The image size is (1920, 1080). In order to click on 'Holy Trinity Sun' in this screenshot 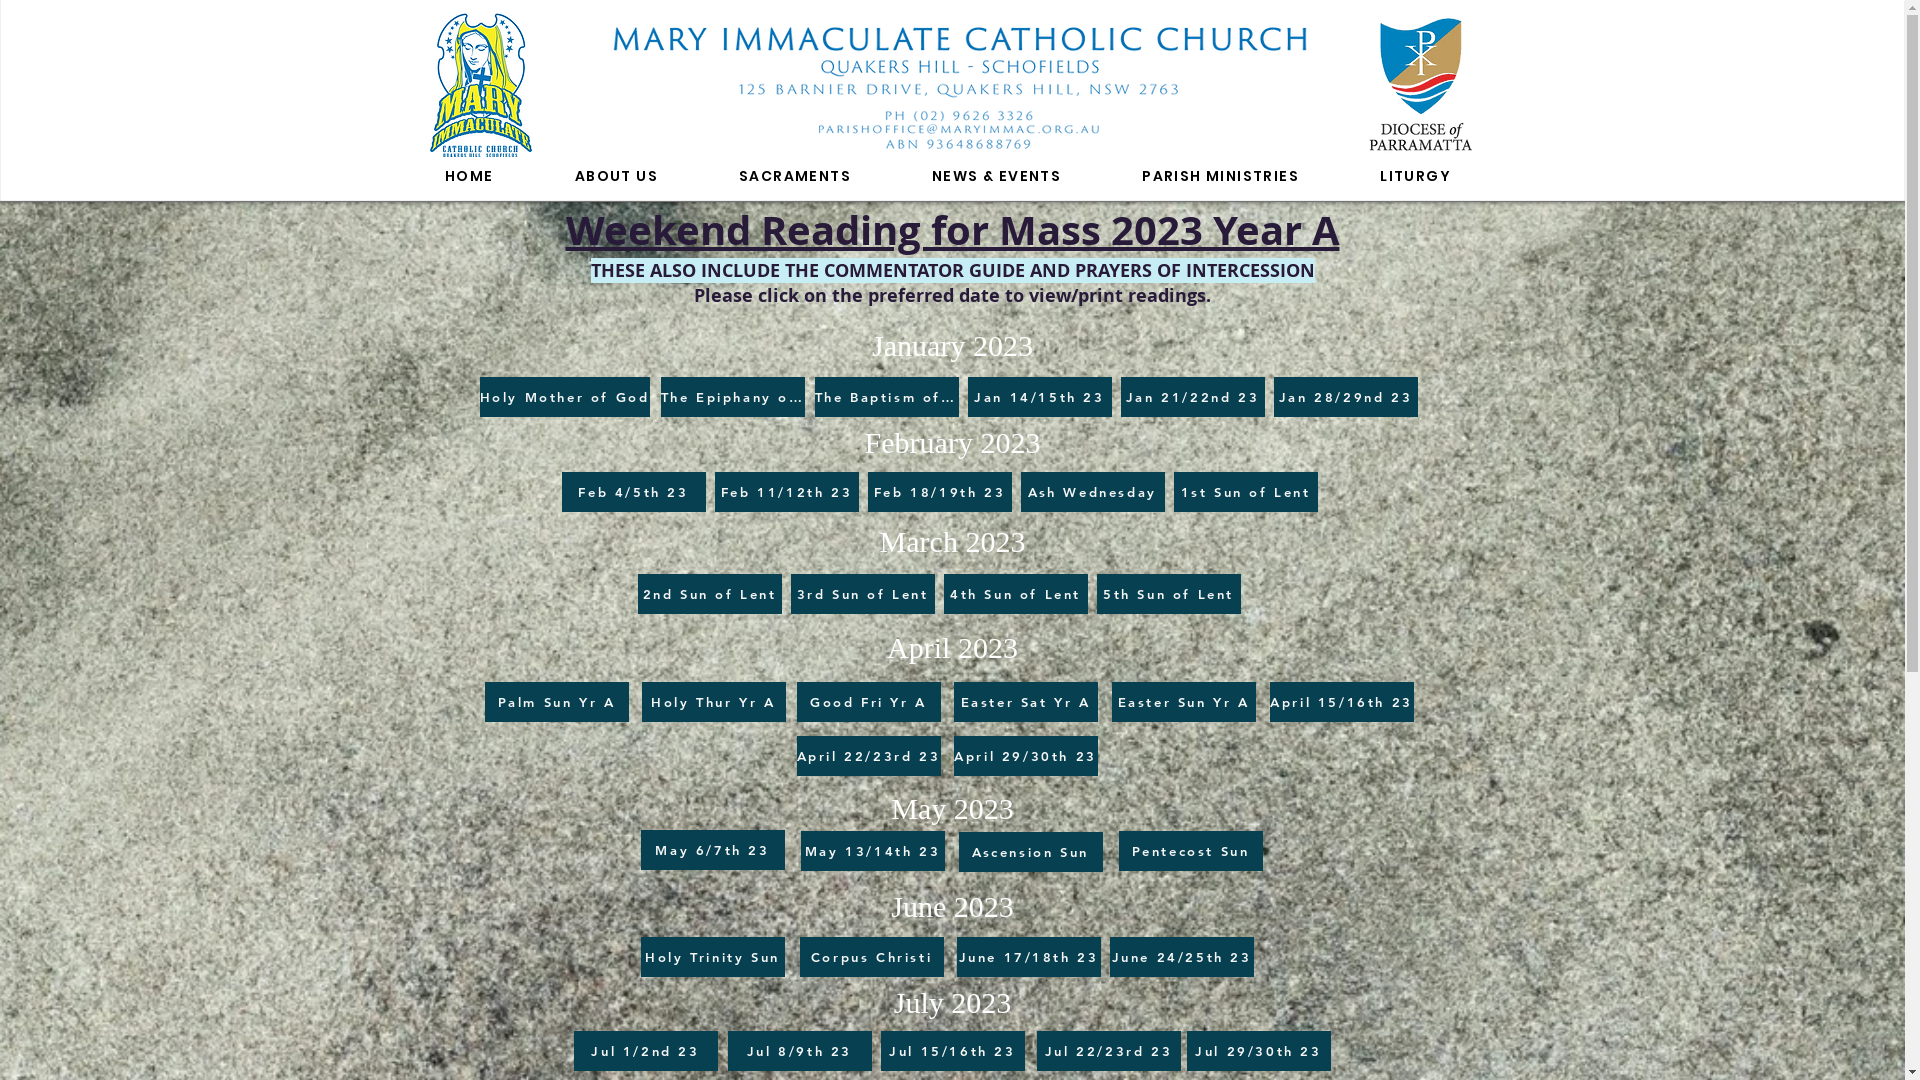, I will do `click(711, 955)`.